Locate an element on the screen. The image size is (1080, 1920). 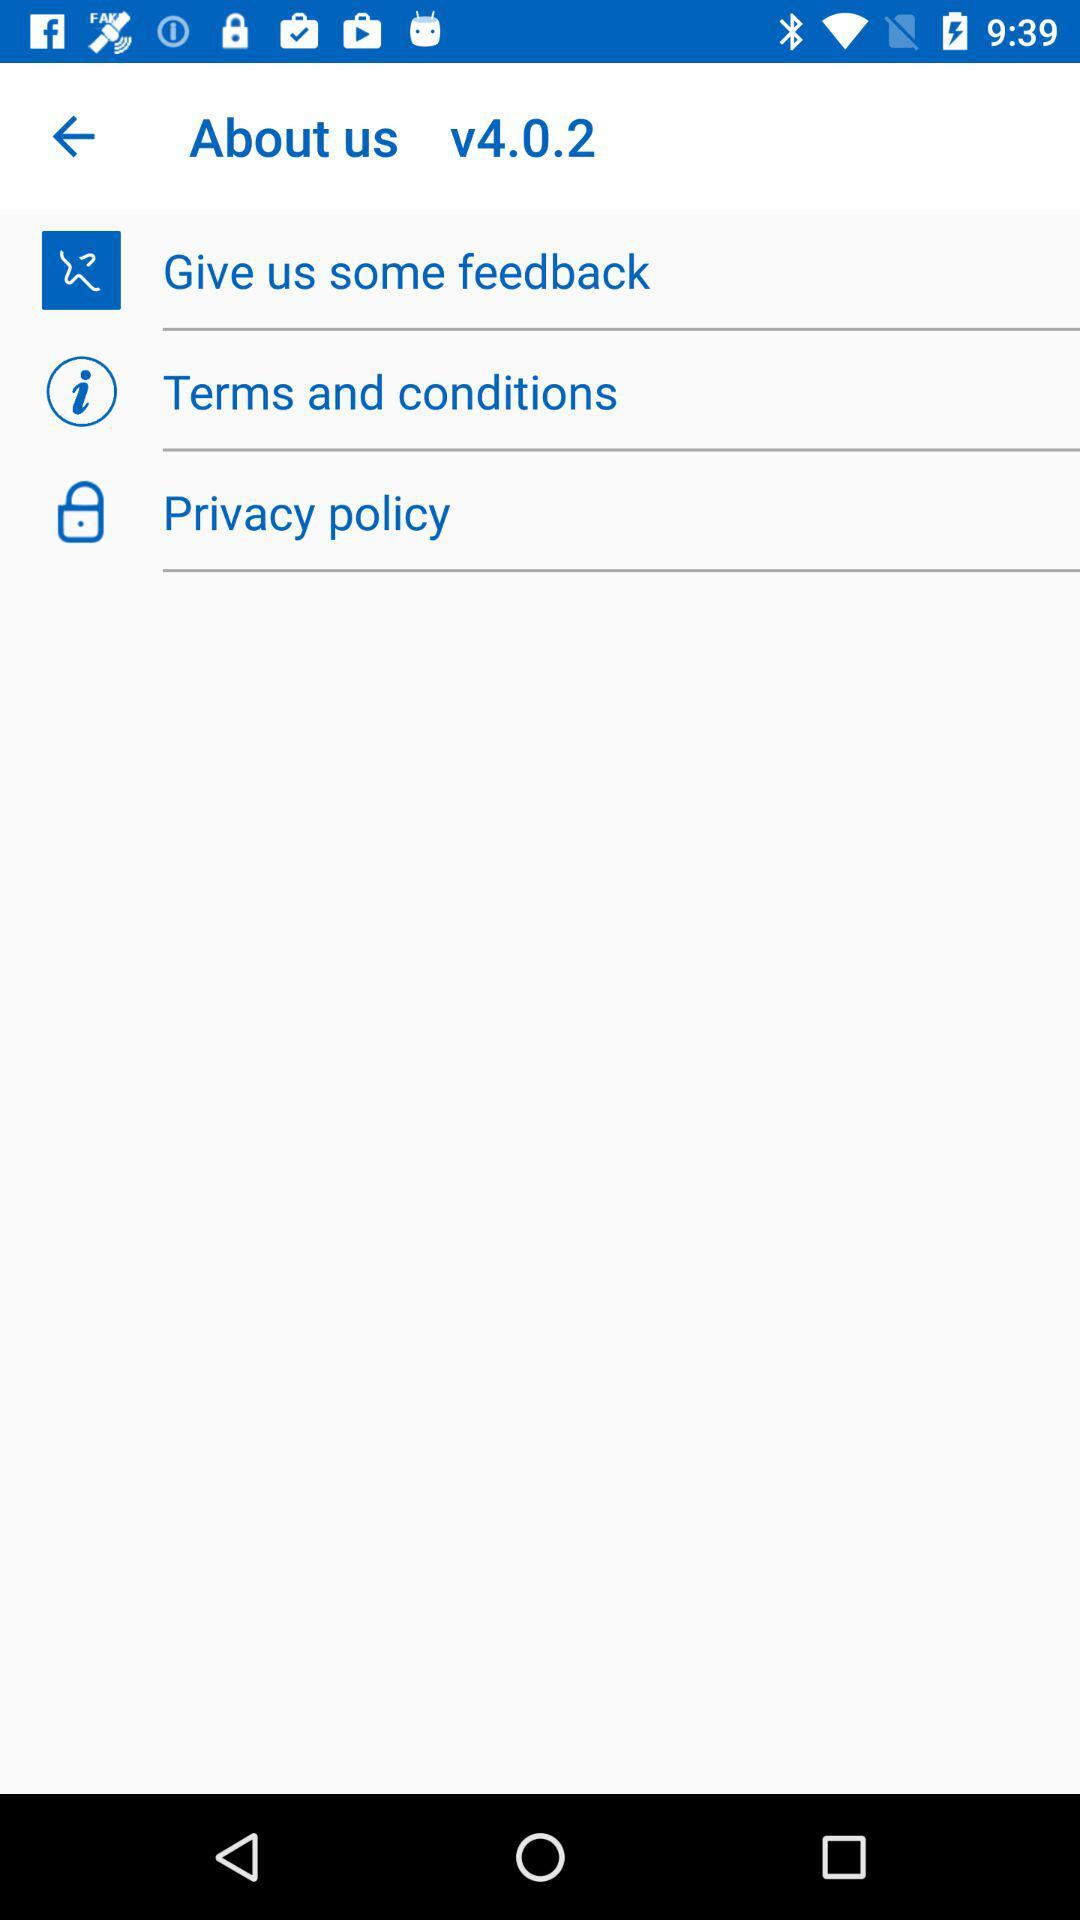
the privacy policy item is located at coordinates (609, 511).